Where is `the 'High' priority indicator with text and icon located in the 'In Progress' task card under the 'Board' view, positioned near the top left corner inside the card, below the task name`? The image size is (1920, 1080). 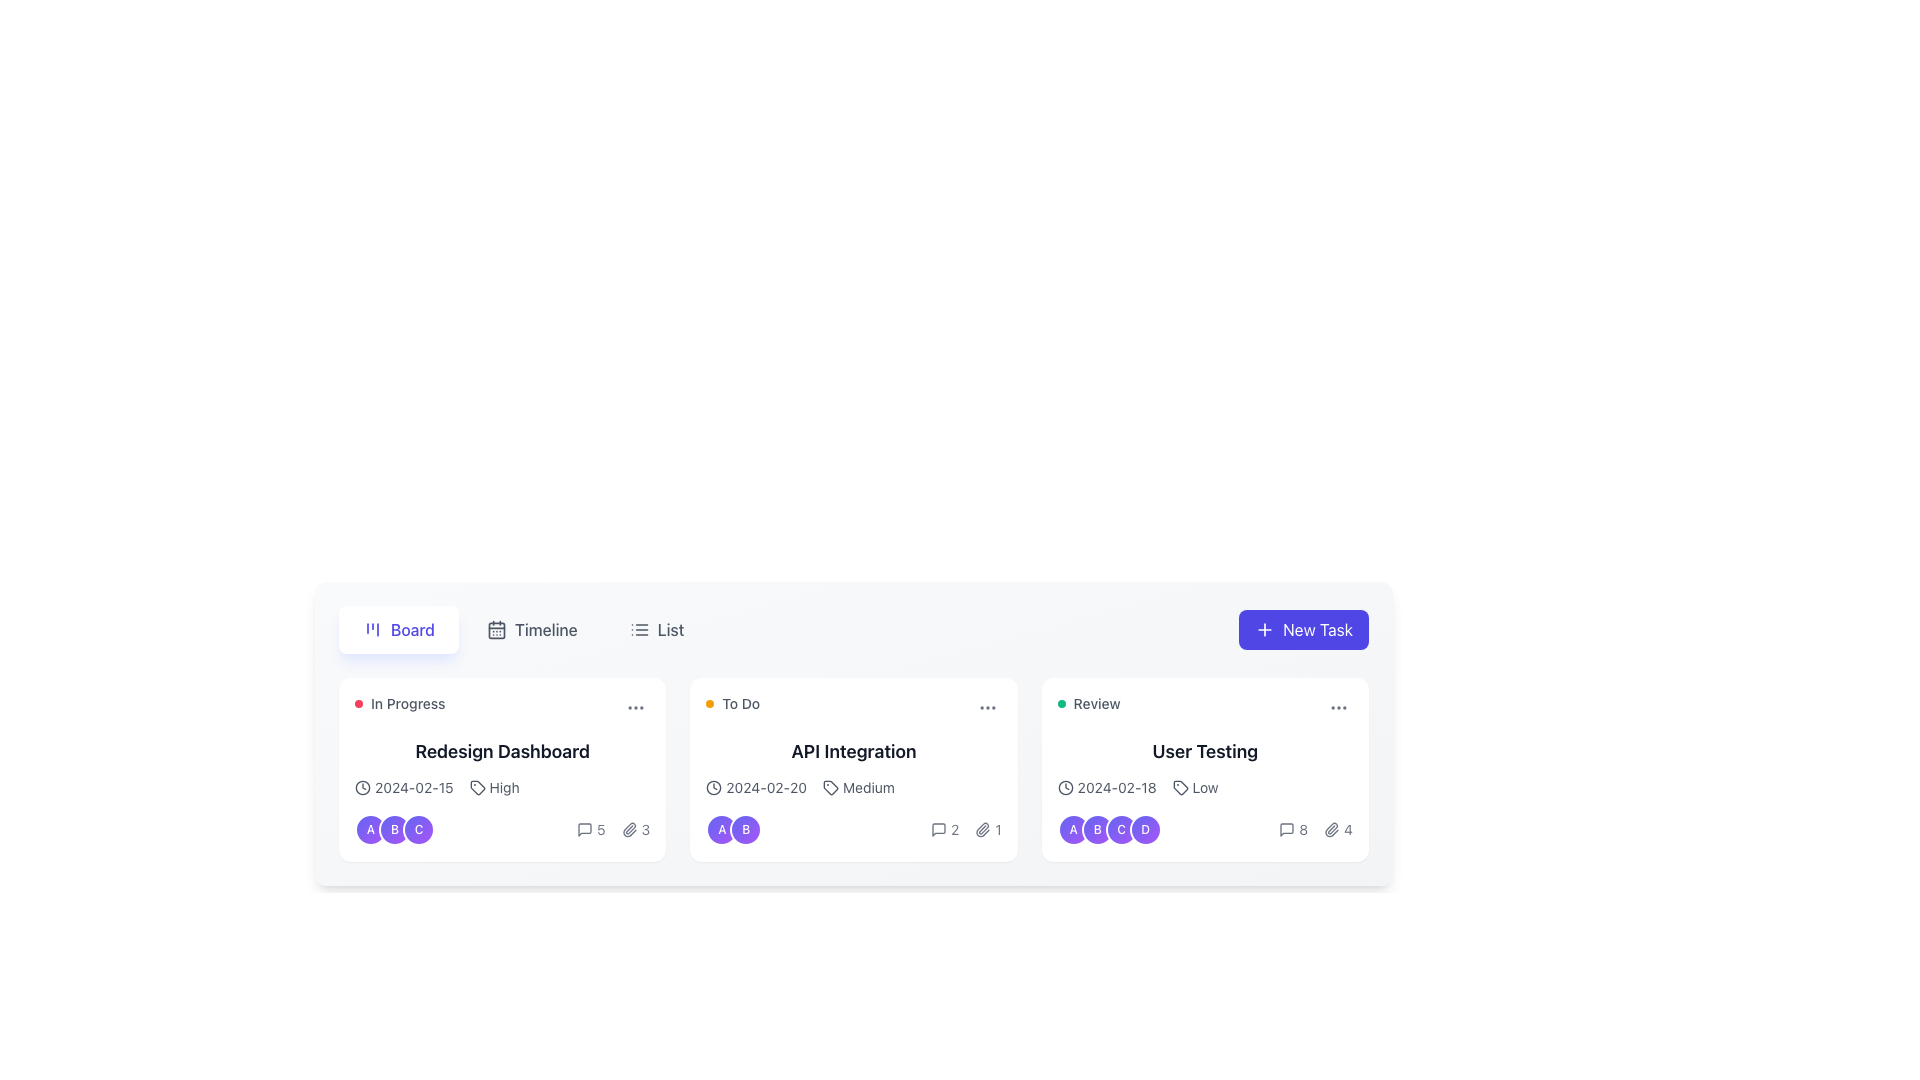 the 'High' priority indicator with text and icon located in the 'In Progress' task card under the 'Board' view, positioned near the top left corner inside the card, below the task name is located at coordinates (494, 786).